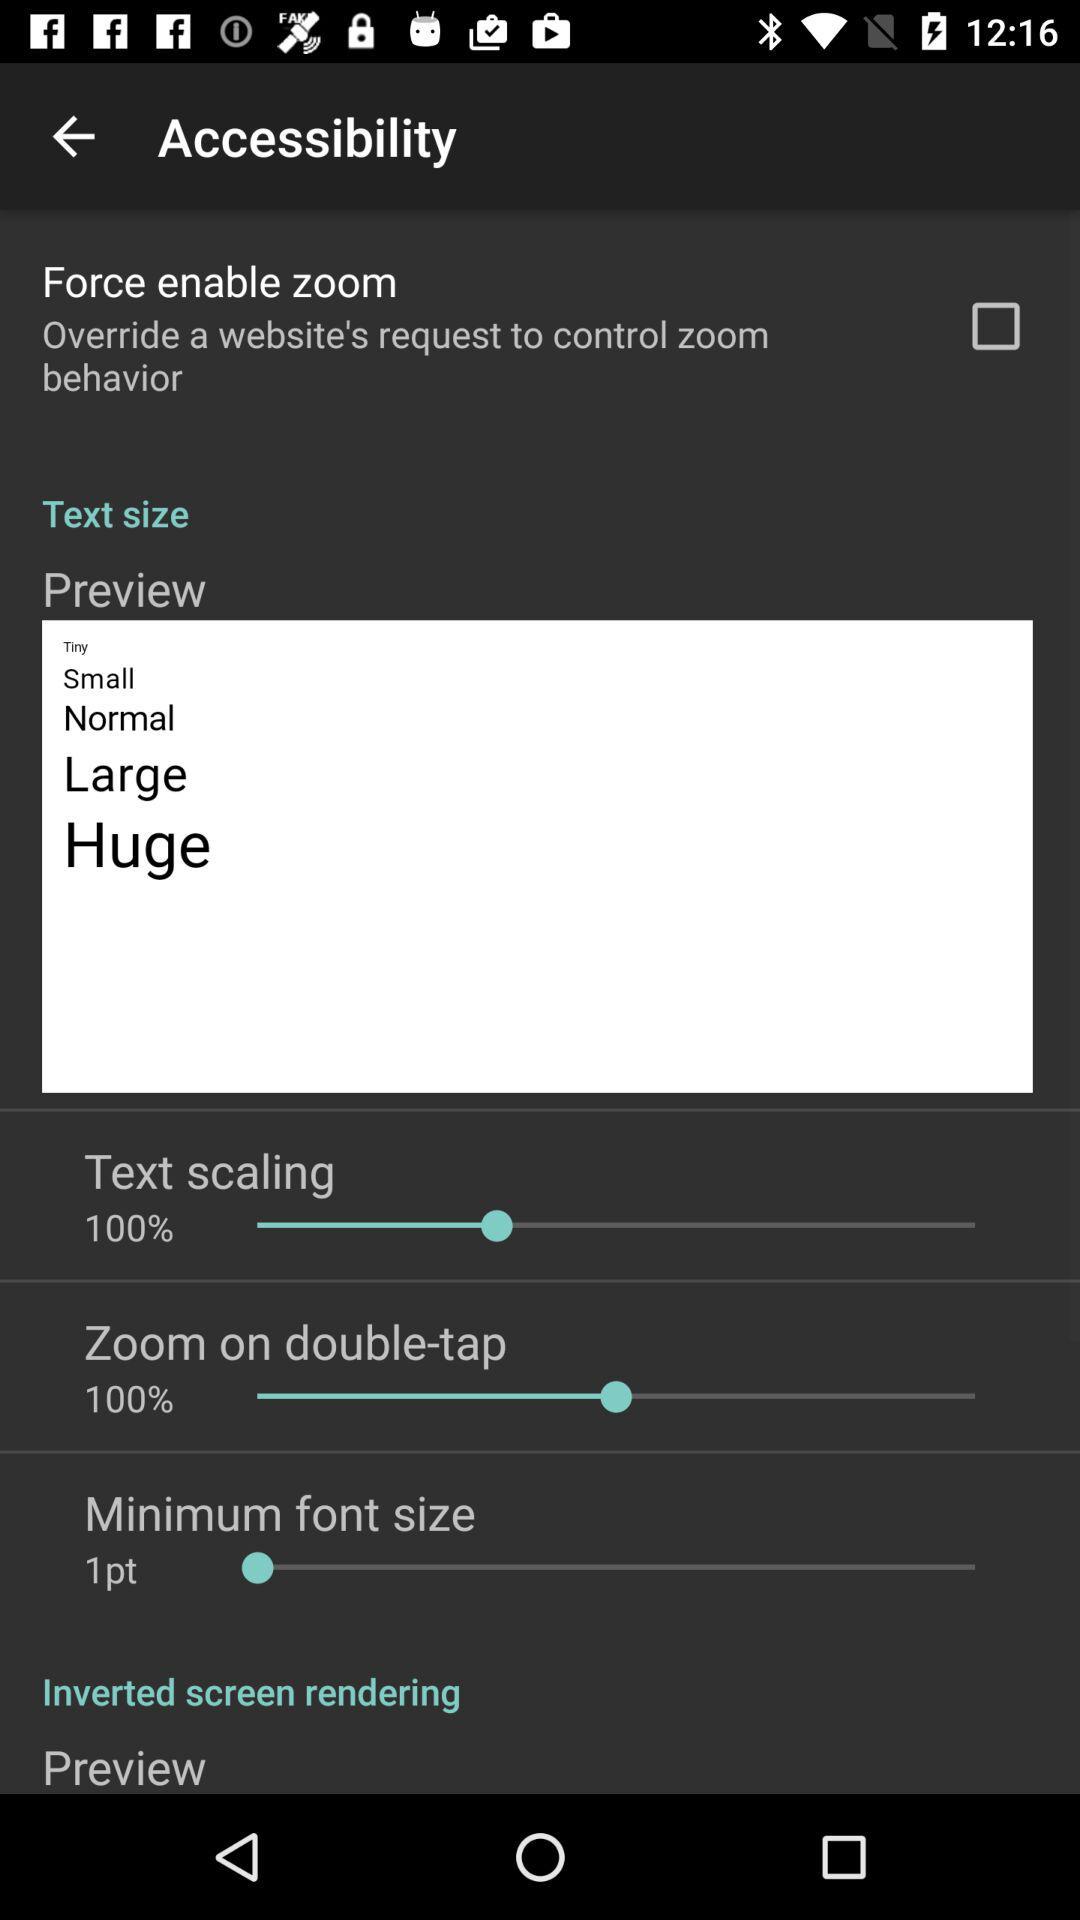  Describe the element at coordinates (72, 135) in the screenshot. I see `the app to the left of accessibility app` at that location.